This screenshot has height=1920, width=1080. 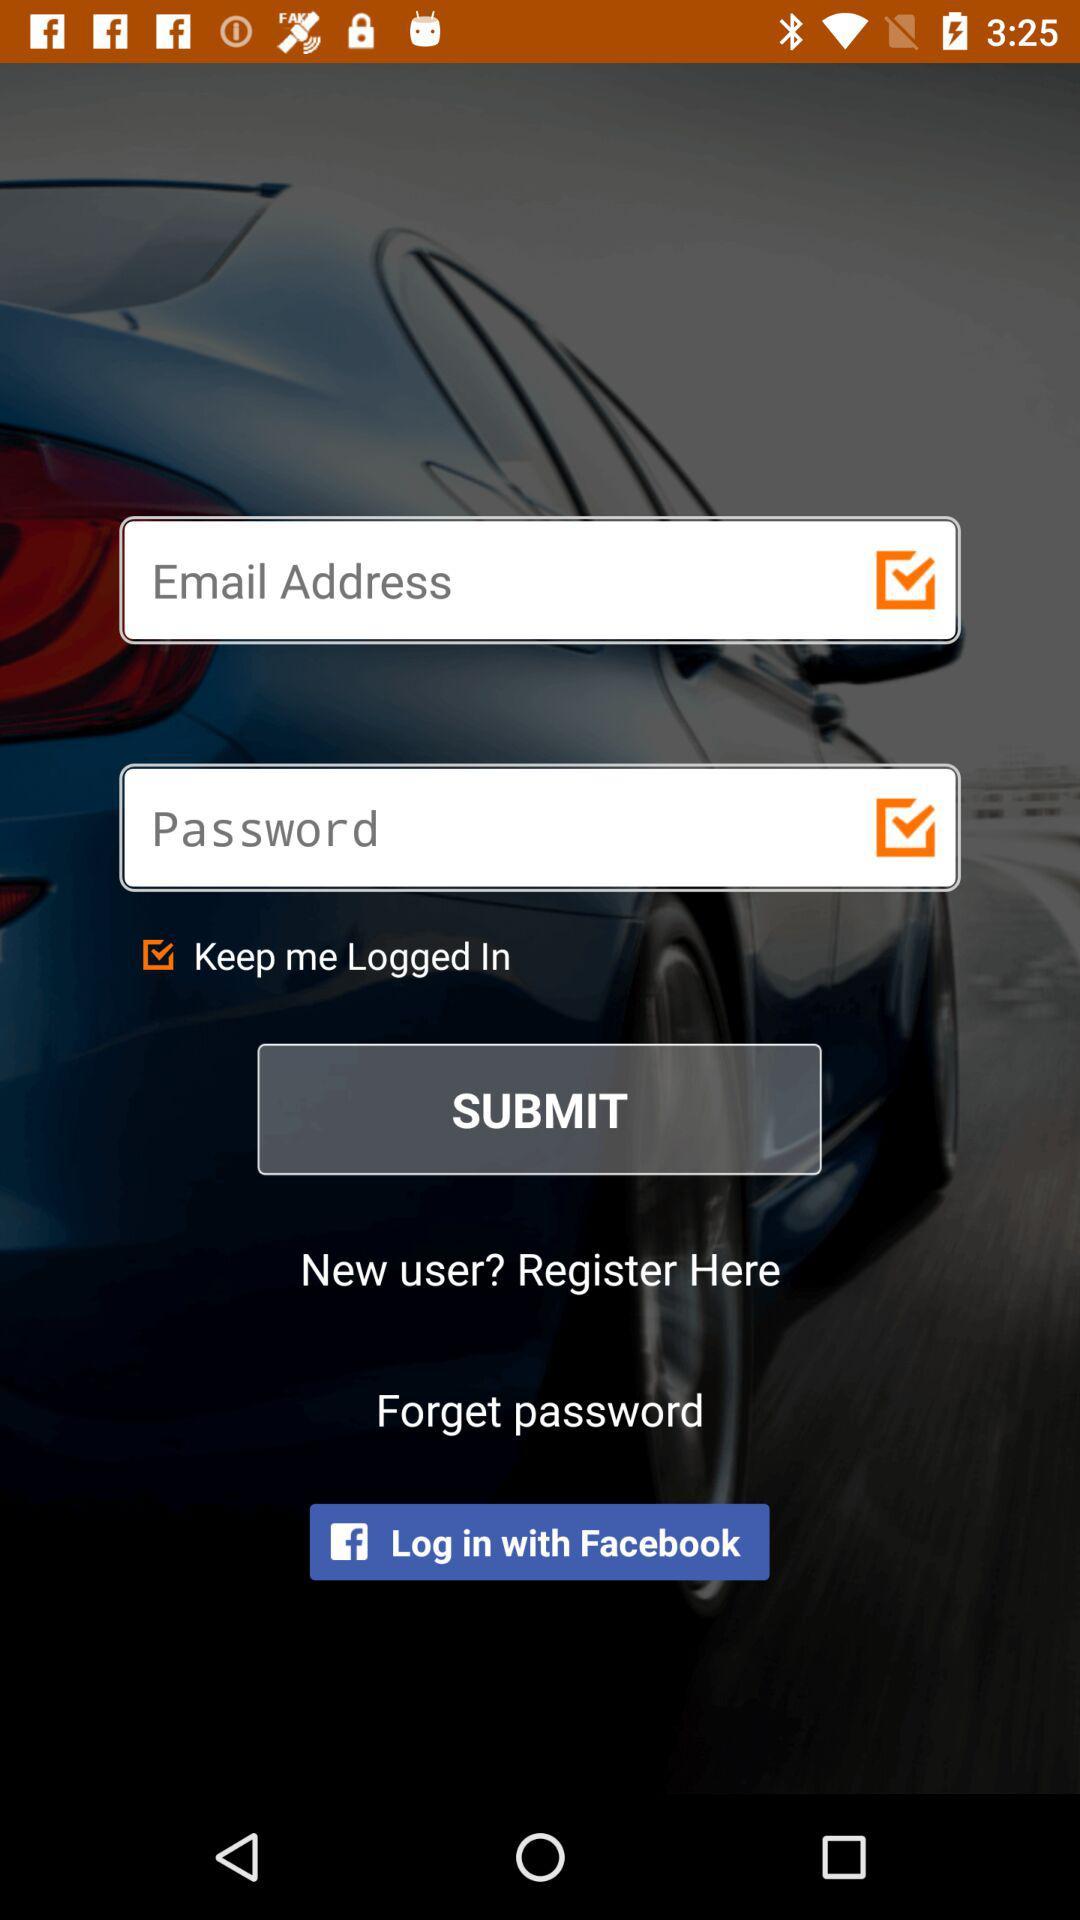 I want to click on submit icon, so click(x=540, y=1108).